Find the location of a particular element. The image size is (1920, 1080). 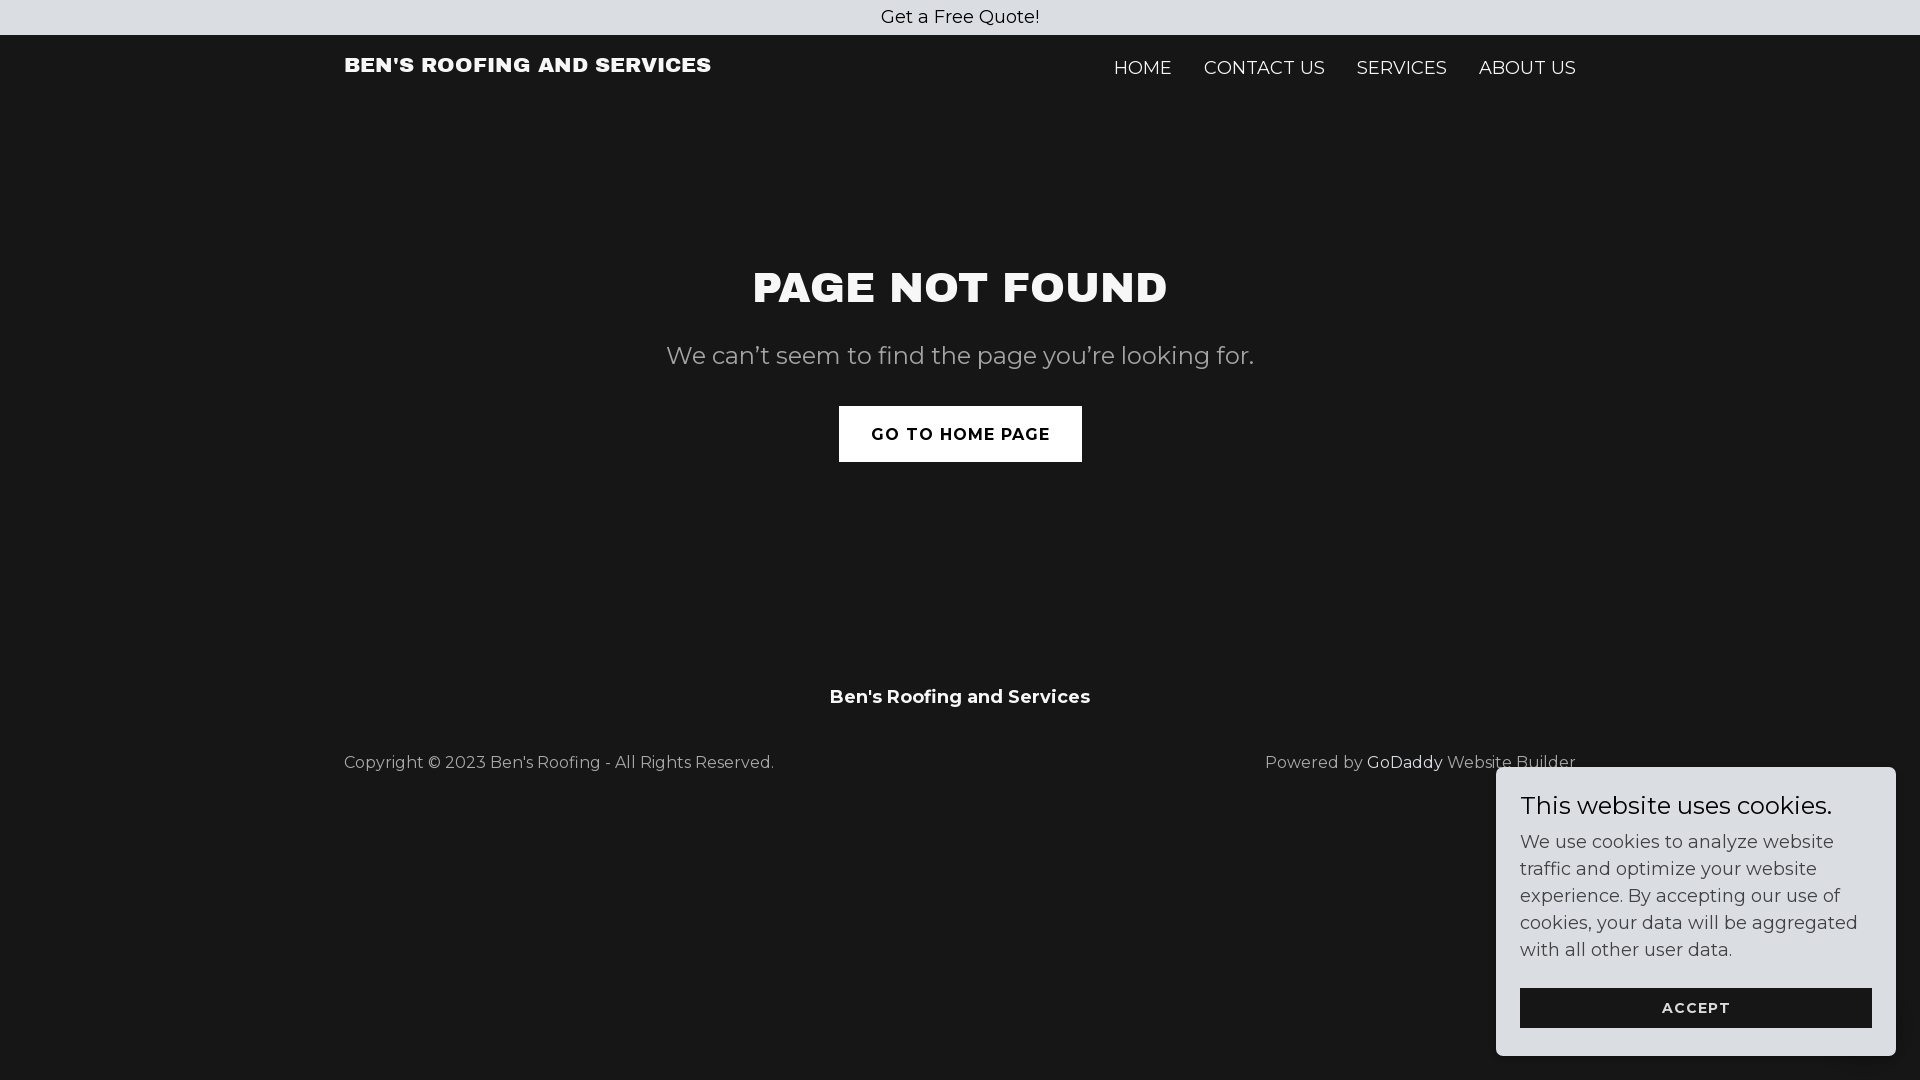

'GoDaddy' is located at coordinates (1404, 762).